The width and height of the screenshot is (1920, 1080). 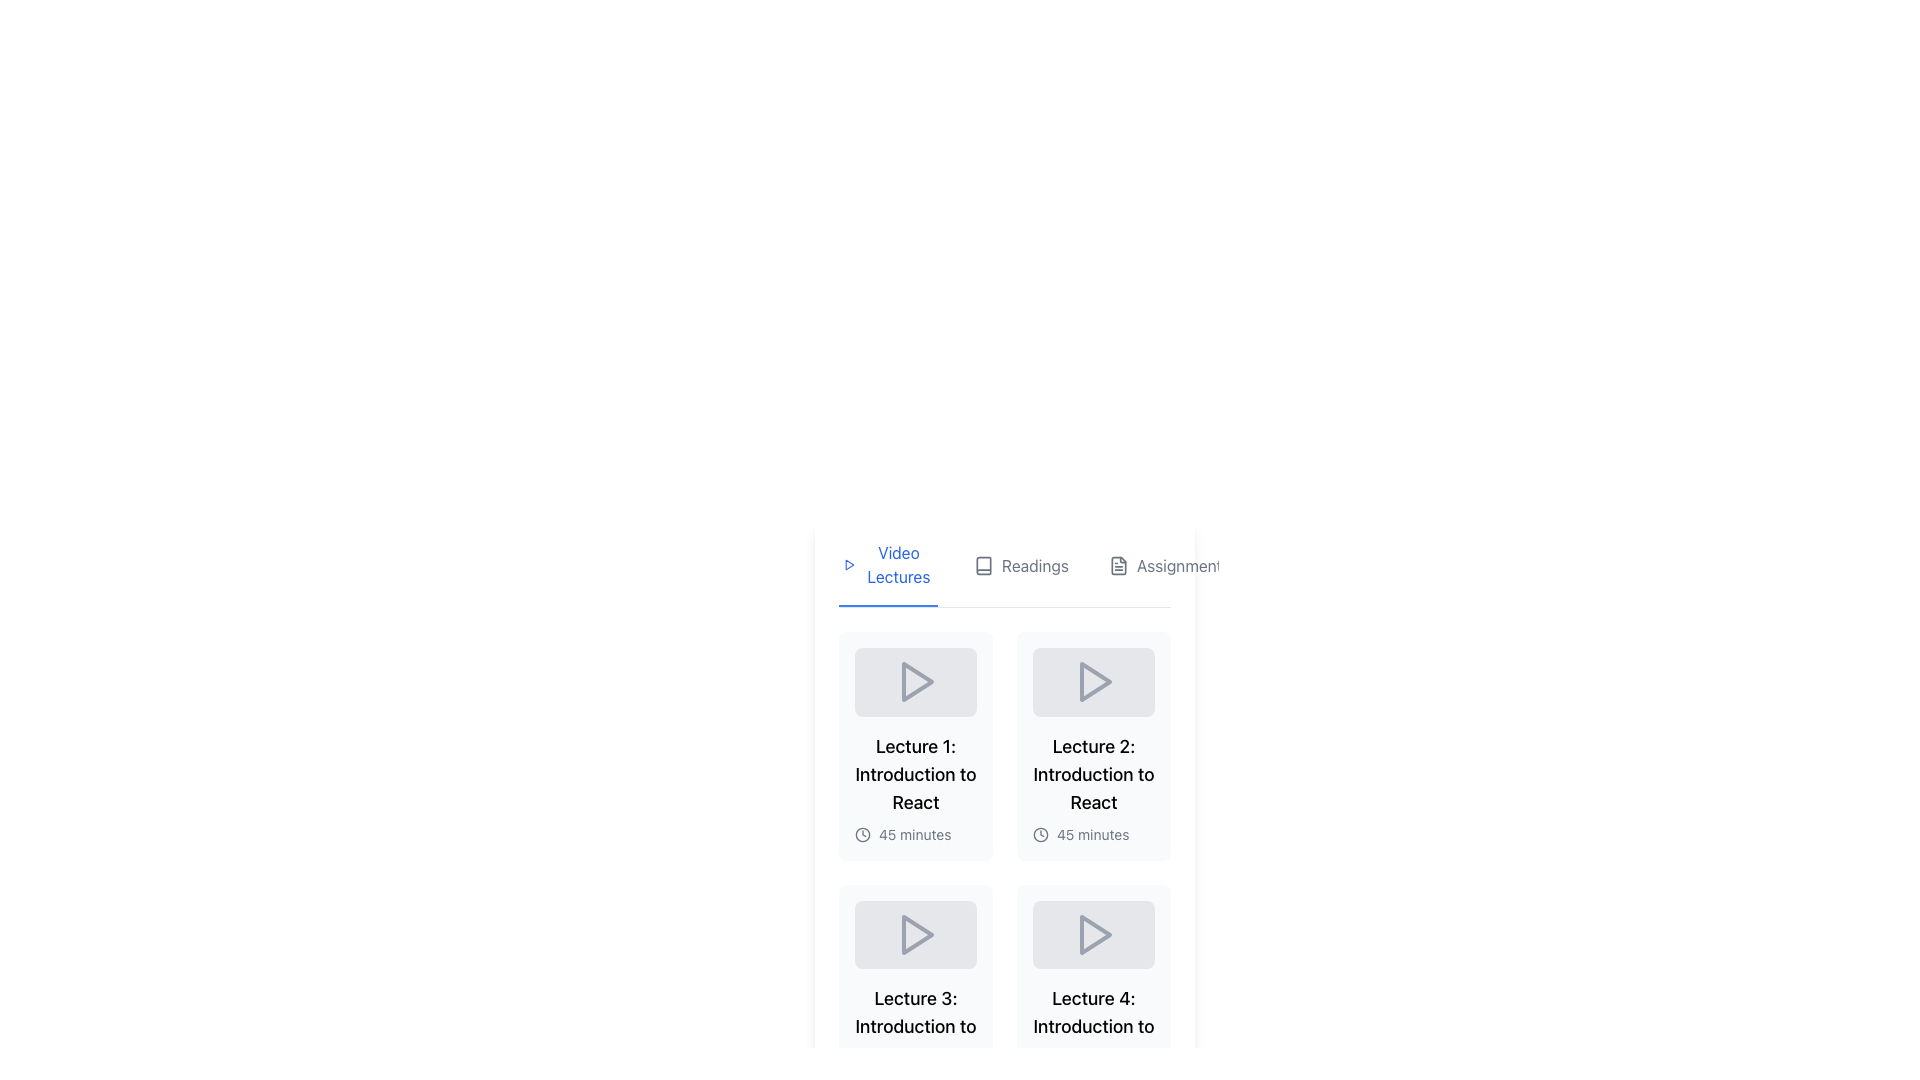 What do you see at coordinates (1093, 681) in the screenshot?
I see `the triangular play icon within the 'Lecture 2: Introduction to React' card to trigger tooltips or animations` at bounding box center [1093, 681].